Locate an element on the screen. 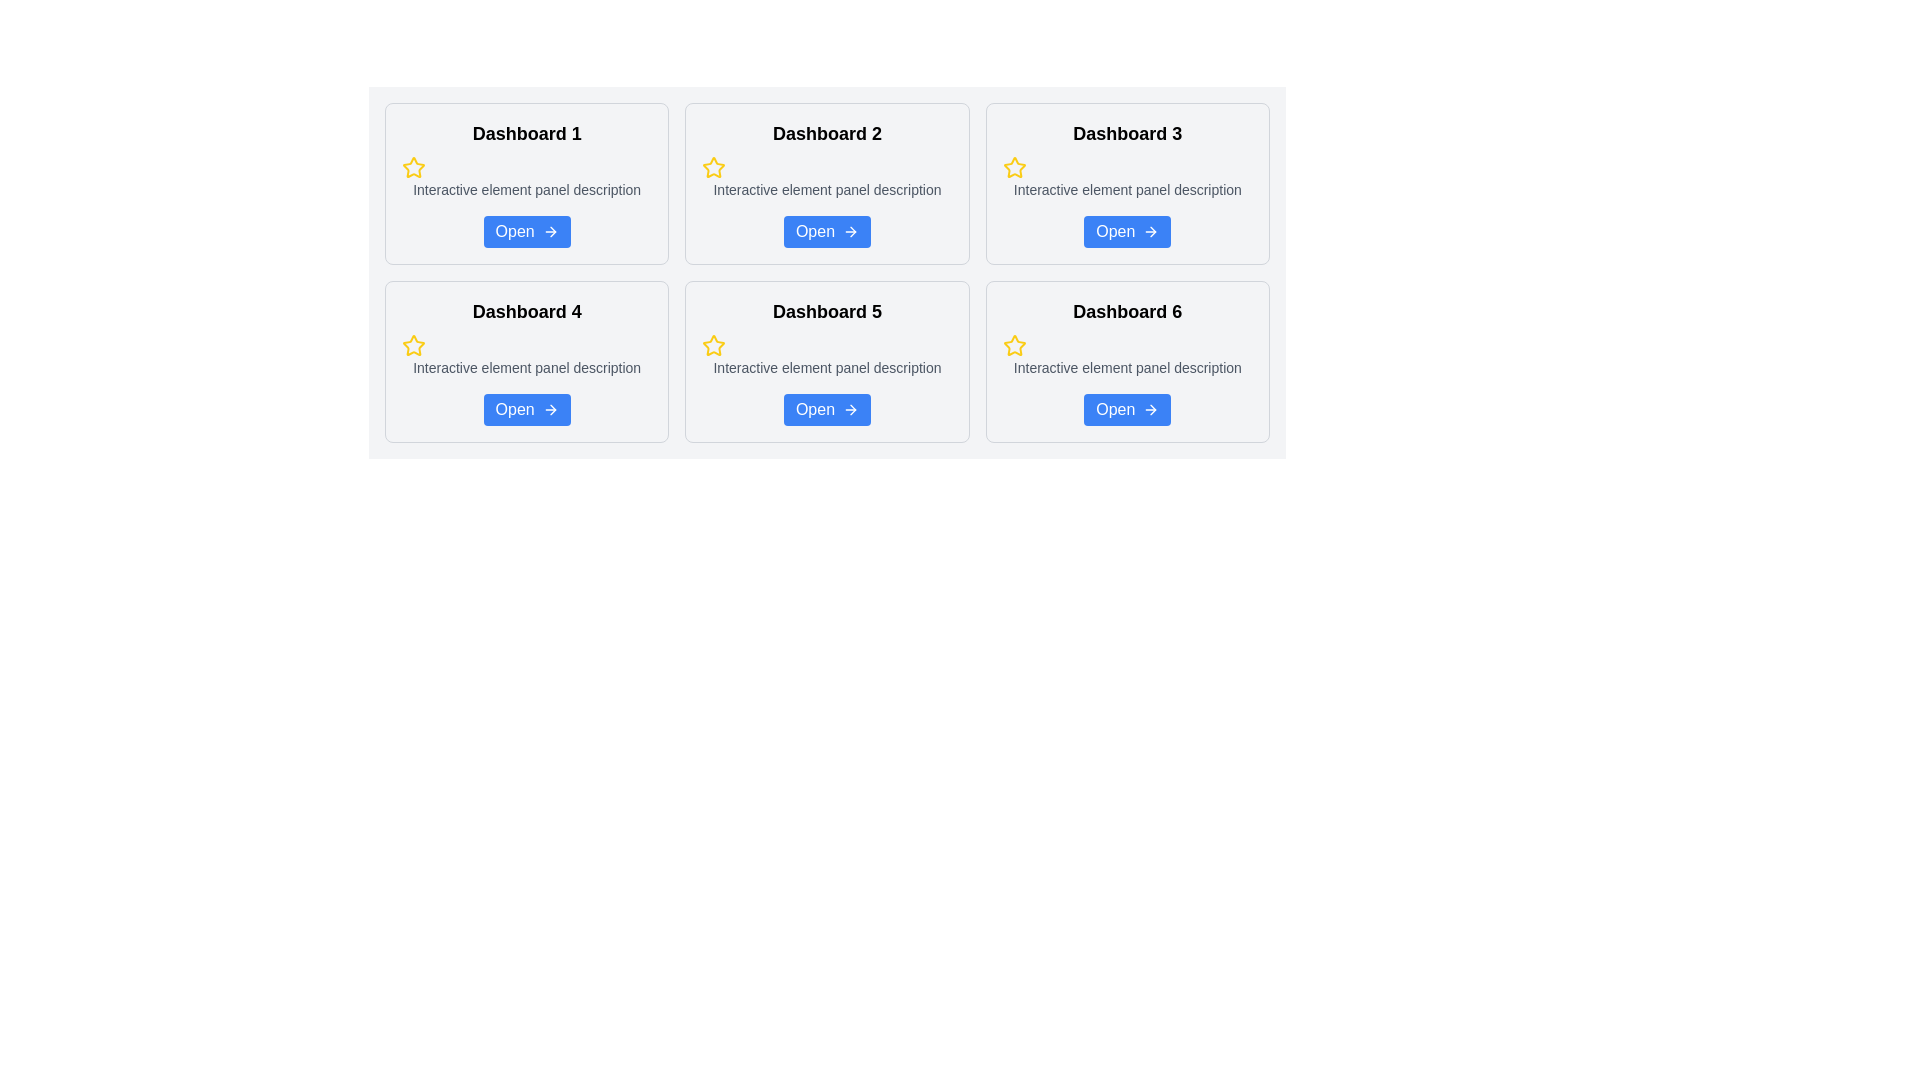  the star icon indicating a rating or highlighted feature within the 'Dashboard 1' card located in the first column of the first row in the grid layout is located at coordinates (412, 167).